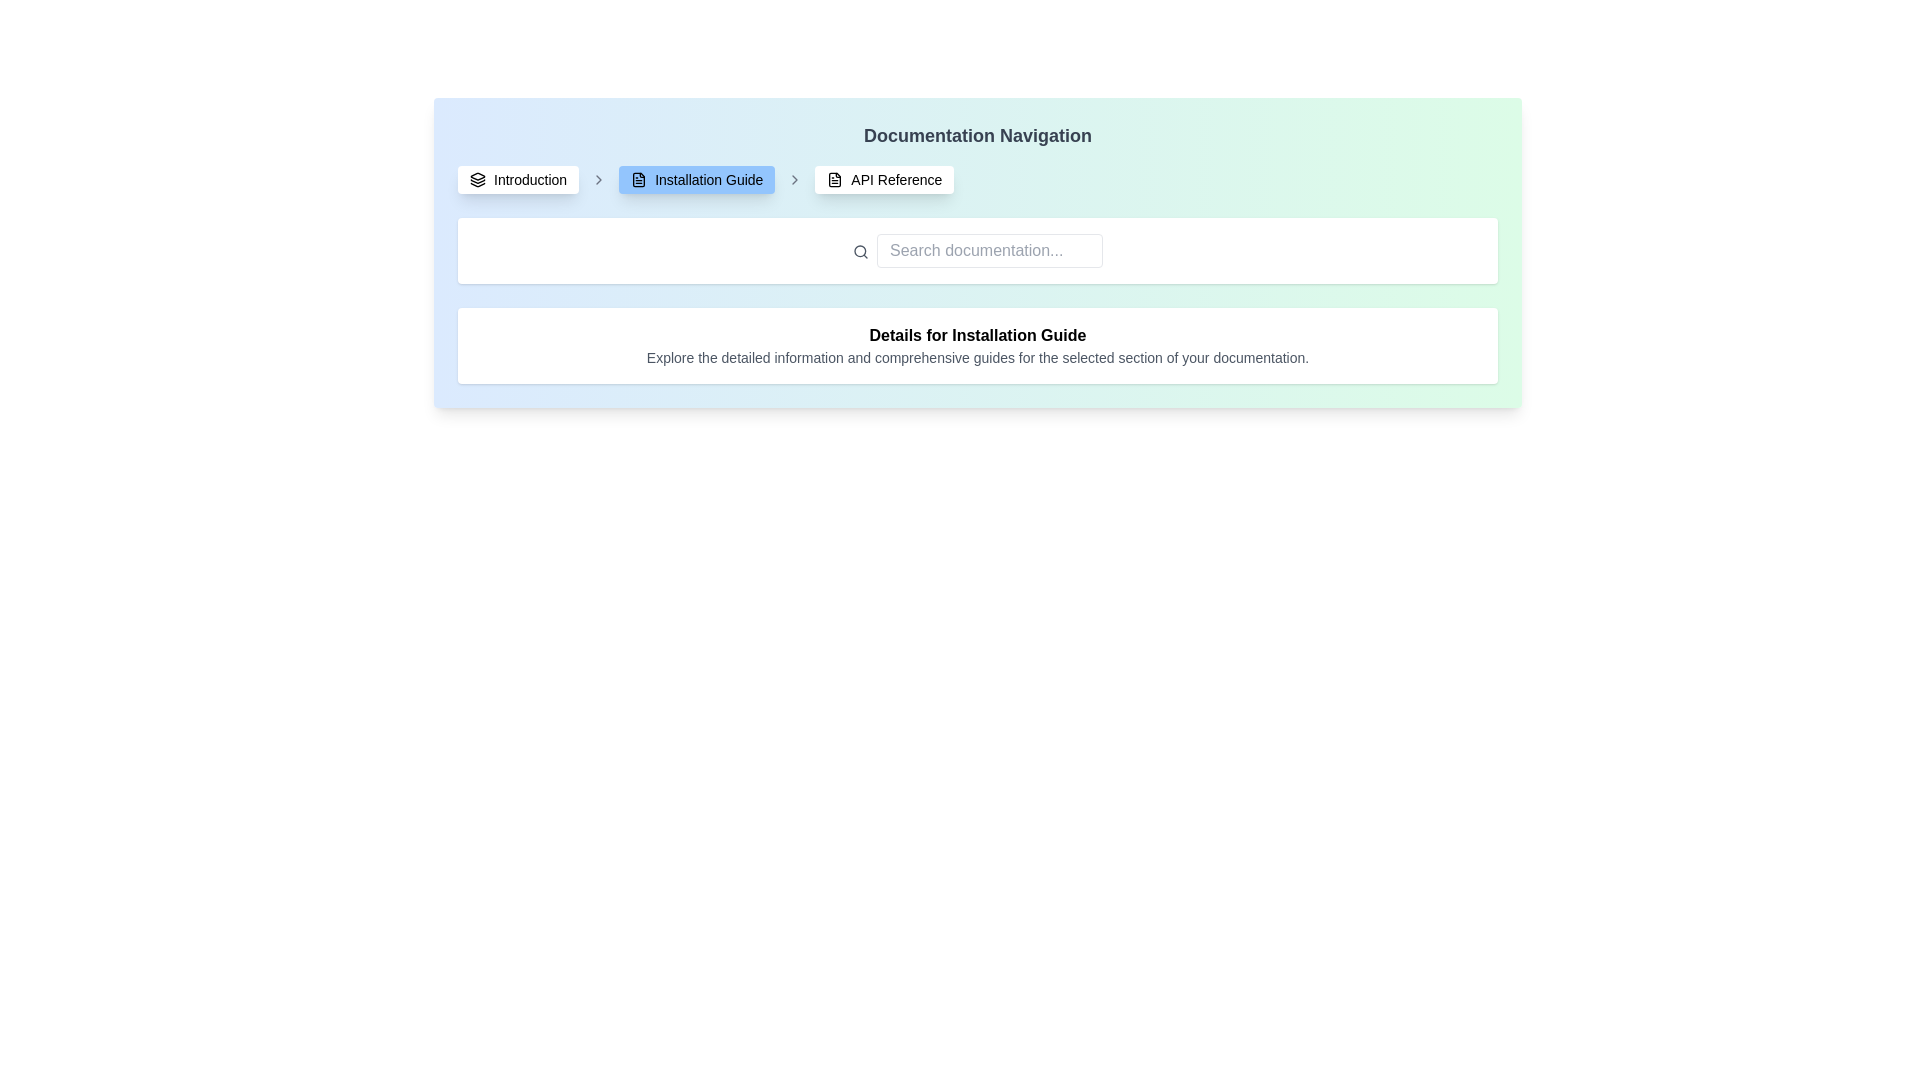 This screenshot has width=1920, height=1080. I want to click on the chevron icon positioned to the right of the 'Installation Guide' navigation button, which indicates a continuation to the 'API Reference' navigation button, so click(794, 180).